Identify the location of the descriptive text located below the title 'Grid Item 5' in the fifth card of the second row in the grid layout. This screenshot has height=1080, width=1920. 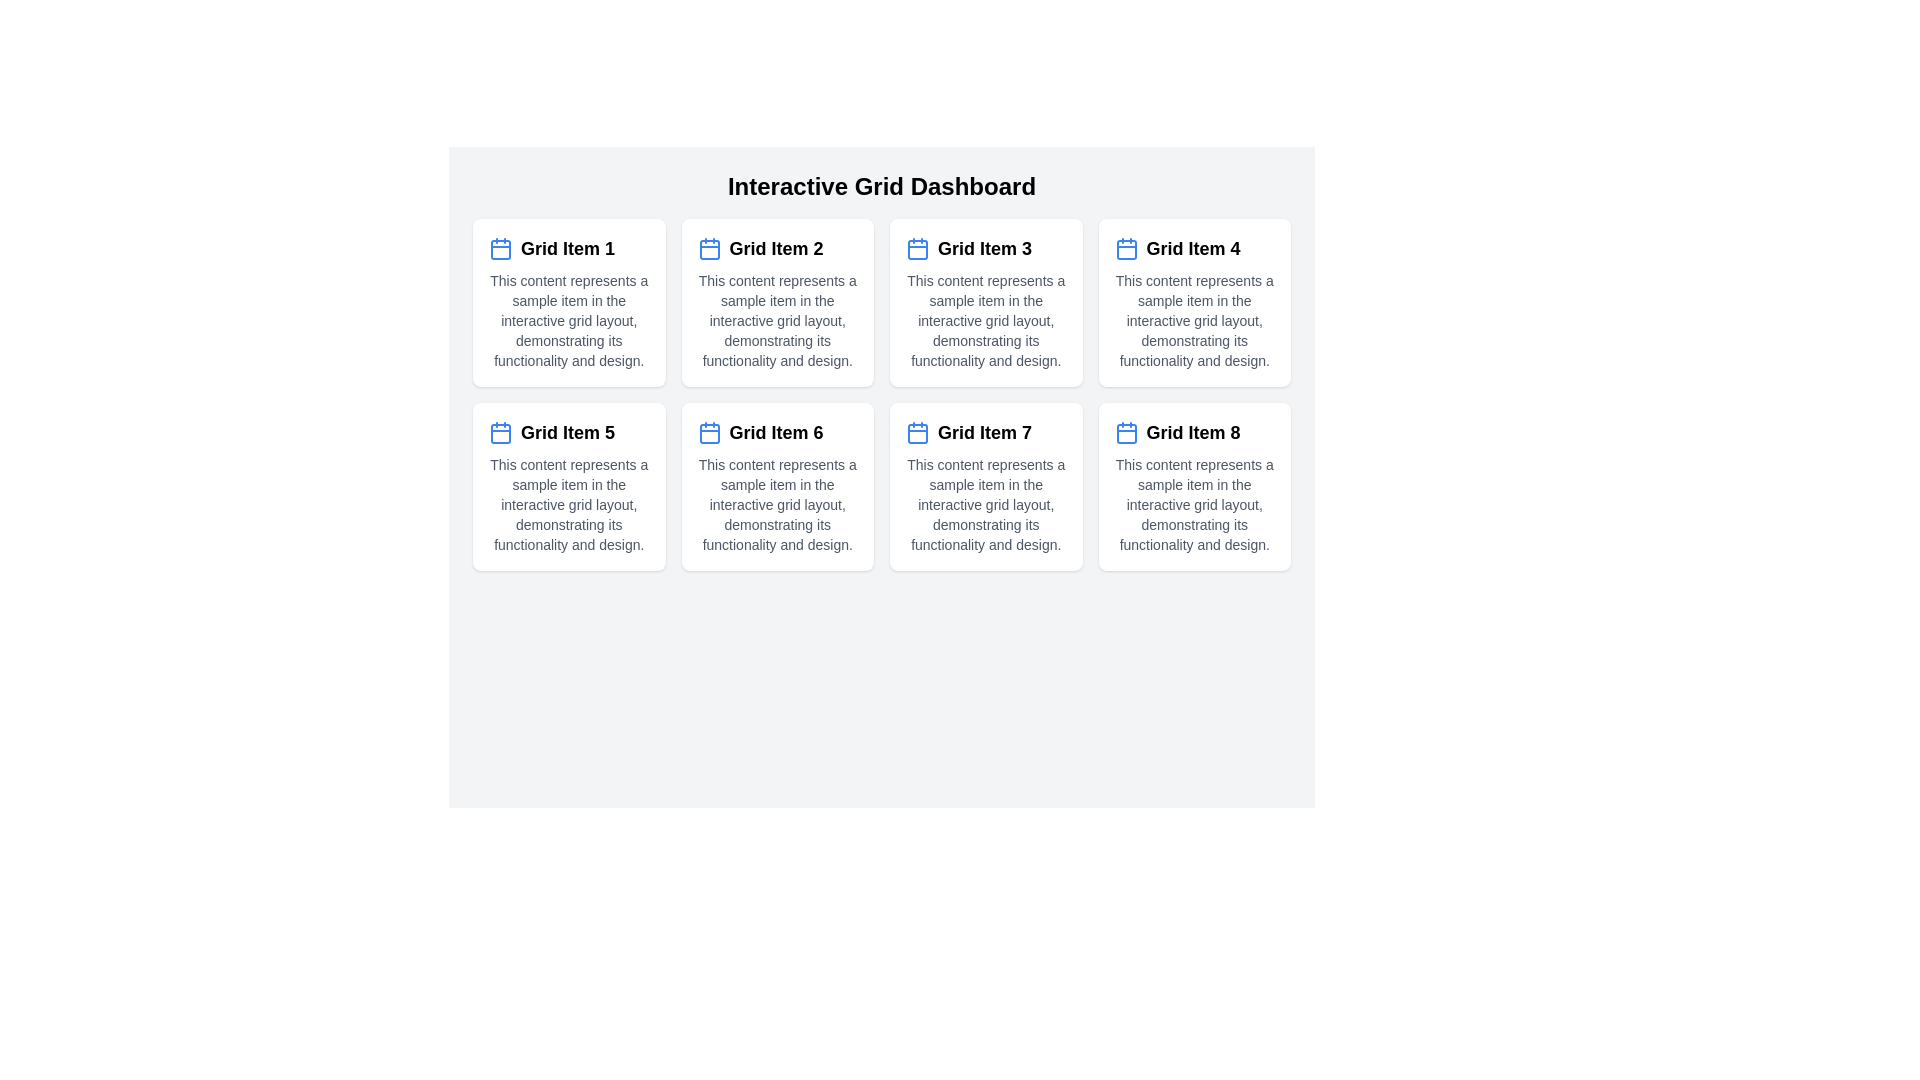
(568, 504).